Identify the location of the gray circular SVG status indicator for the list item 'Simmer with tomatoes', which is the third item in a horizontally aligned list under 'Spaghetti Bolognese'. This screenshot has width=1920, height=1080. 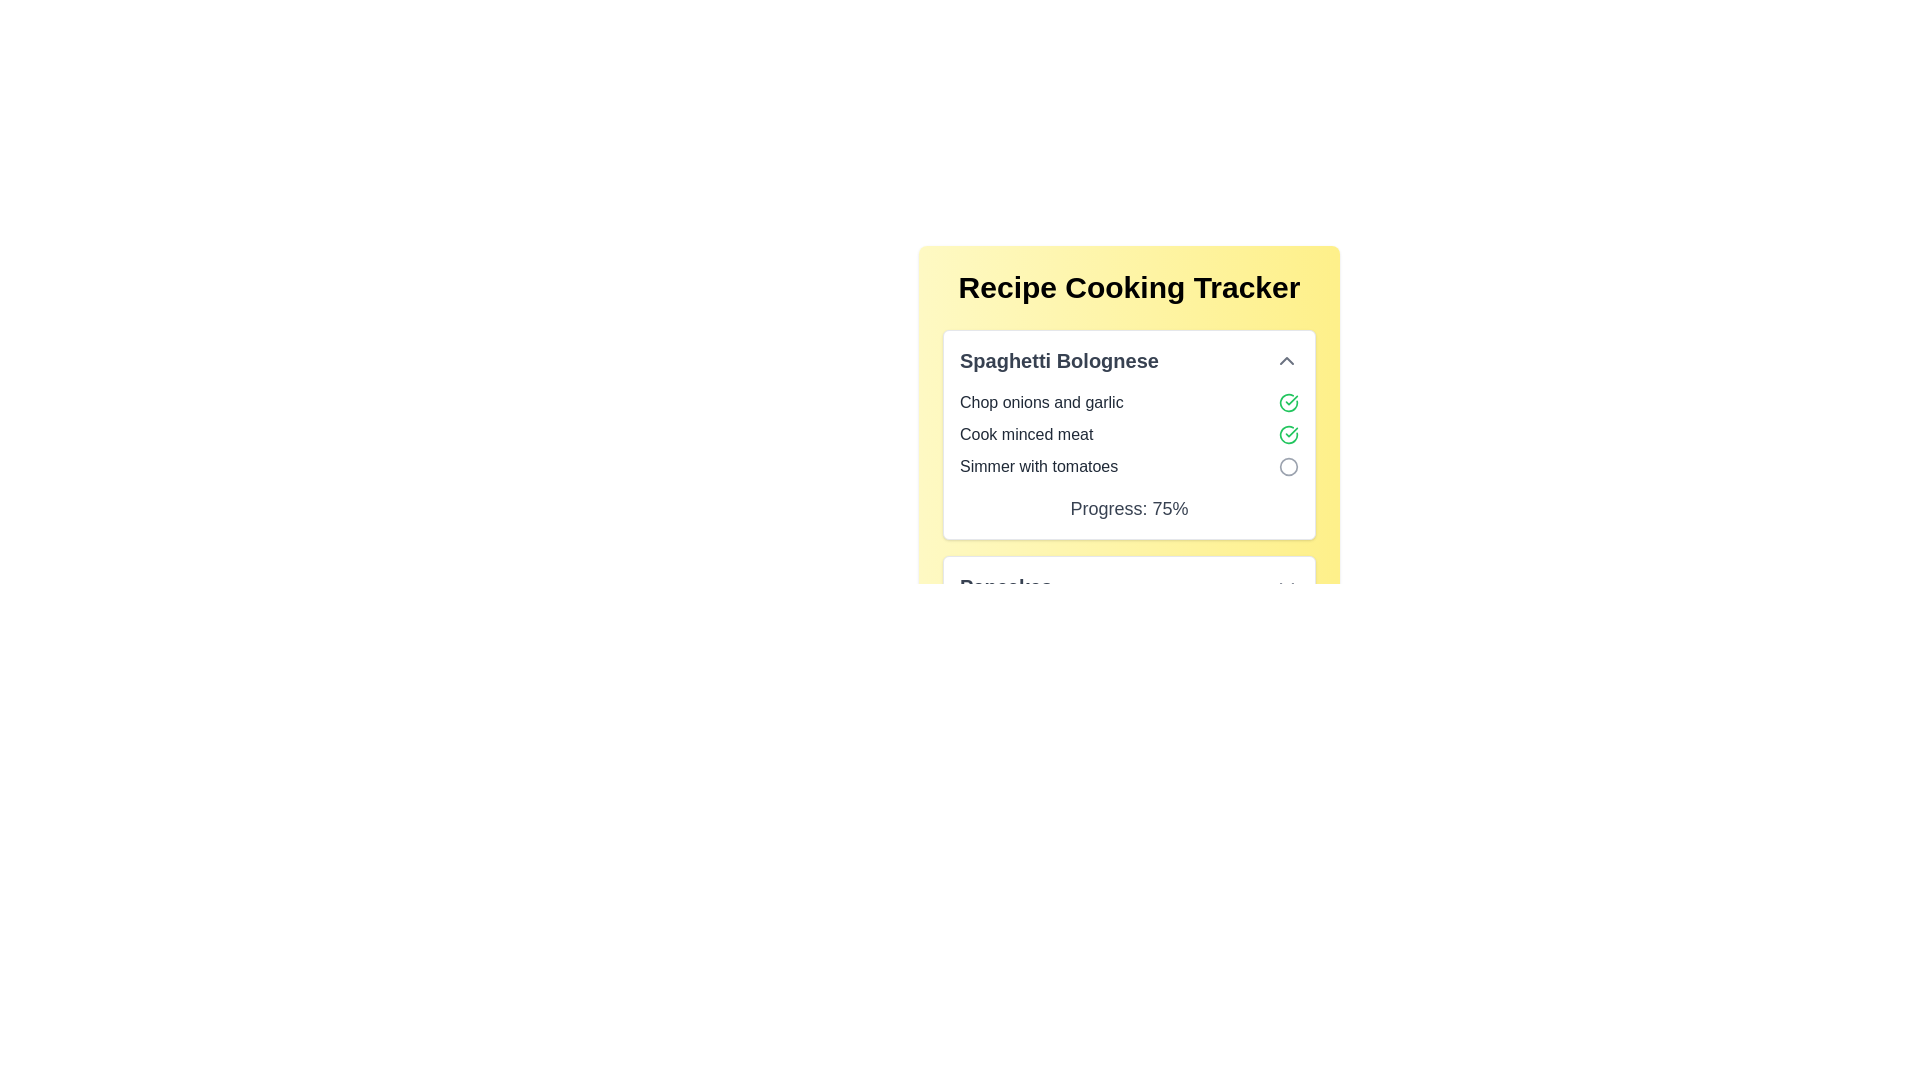
(1289, 466).